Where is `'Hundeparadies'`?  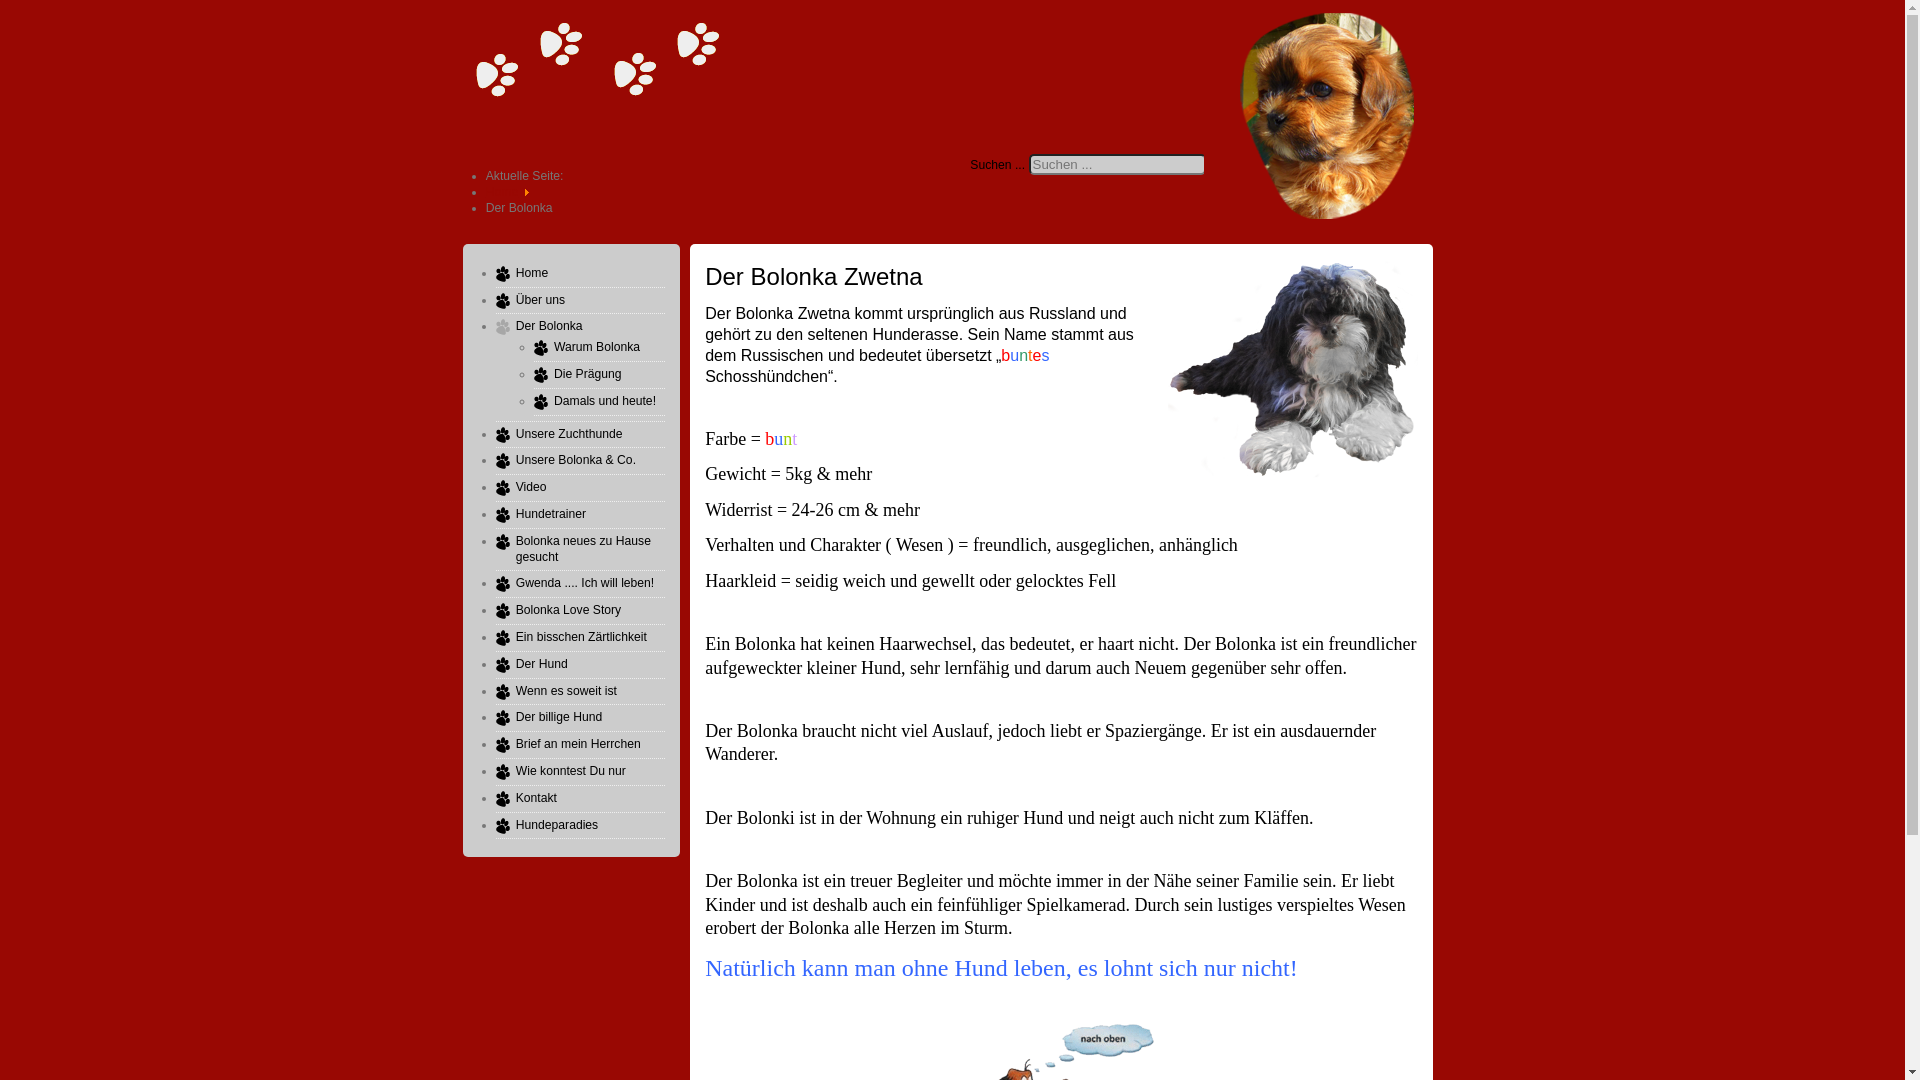
'Hundeparadies' is located at coordinates (556, 825).